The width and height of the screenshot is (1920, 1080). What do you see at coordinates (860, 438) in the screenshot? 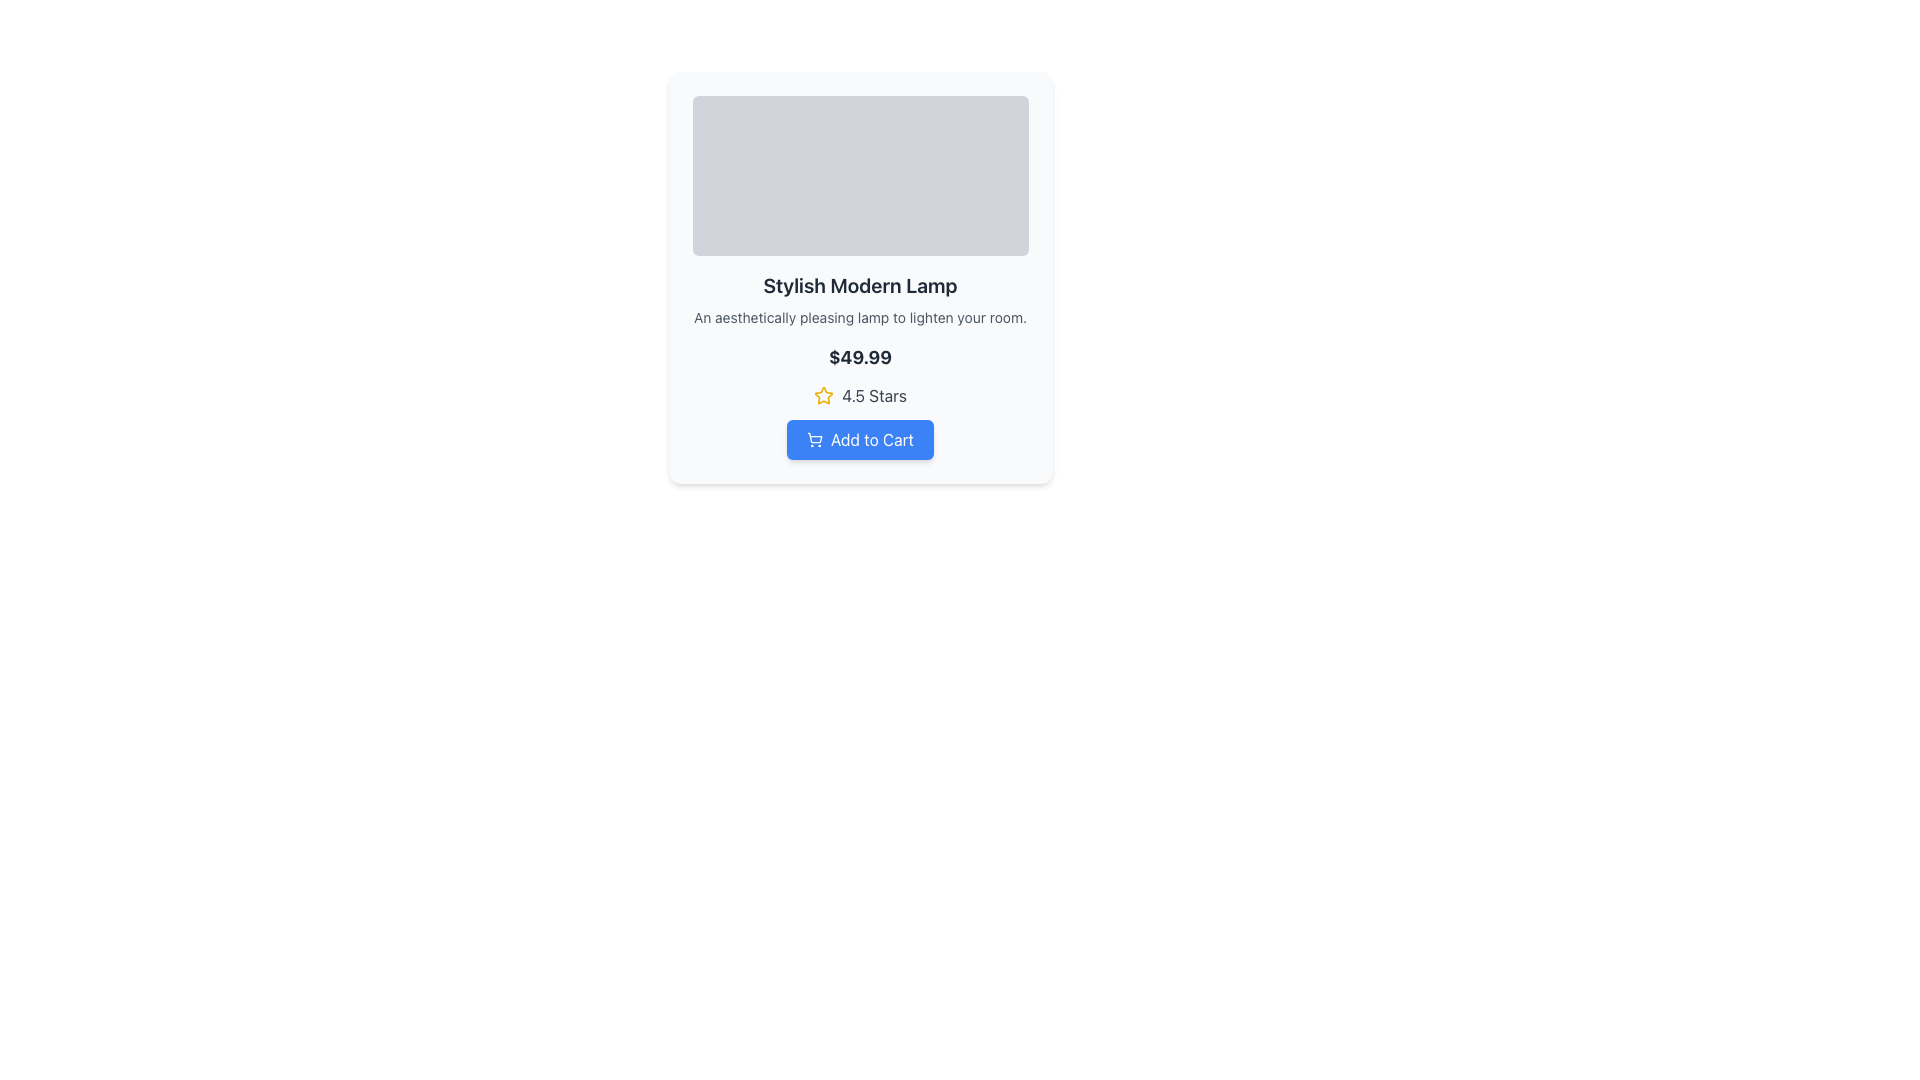
I see `the 'Add to Cart' button located at the bottom of the card layout` at bounding box center [860, 438].